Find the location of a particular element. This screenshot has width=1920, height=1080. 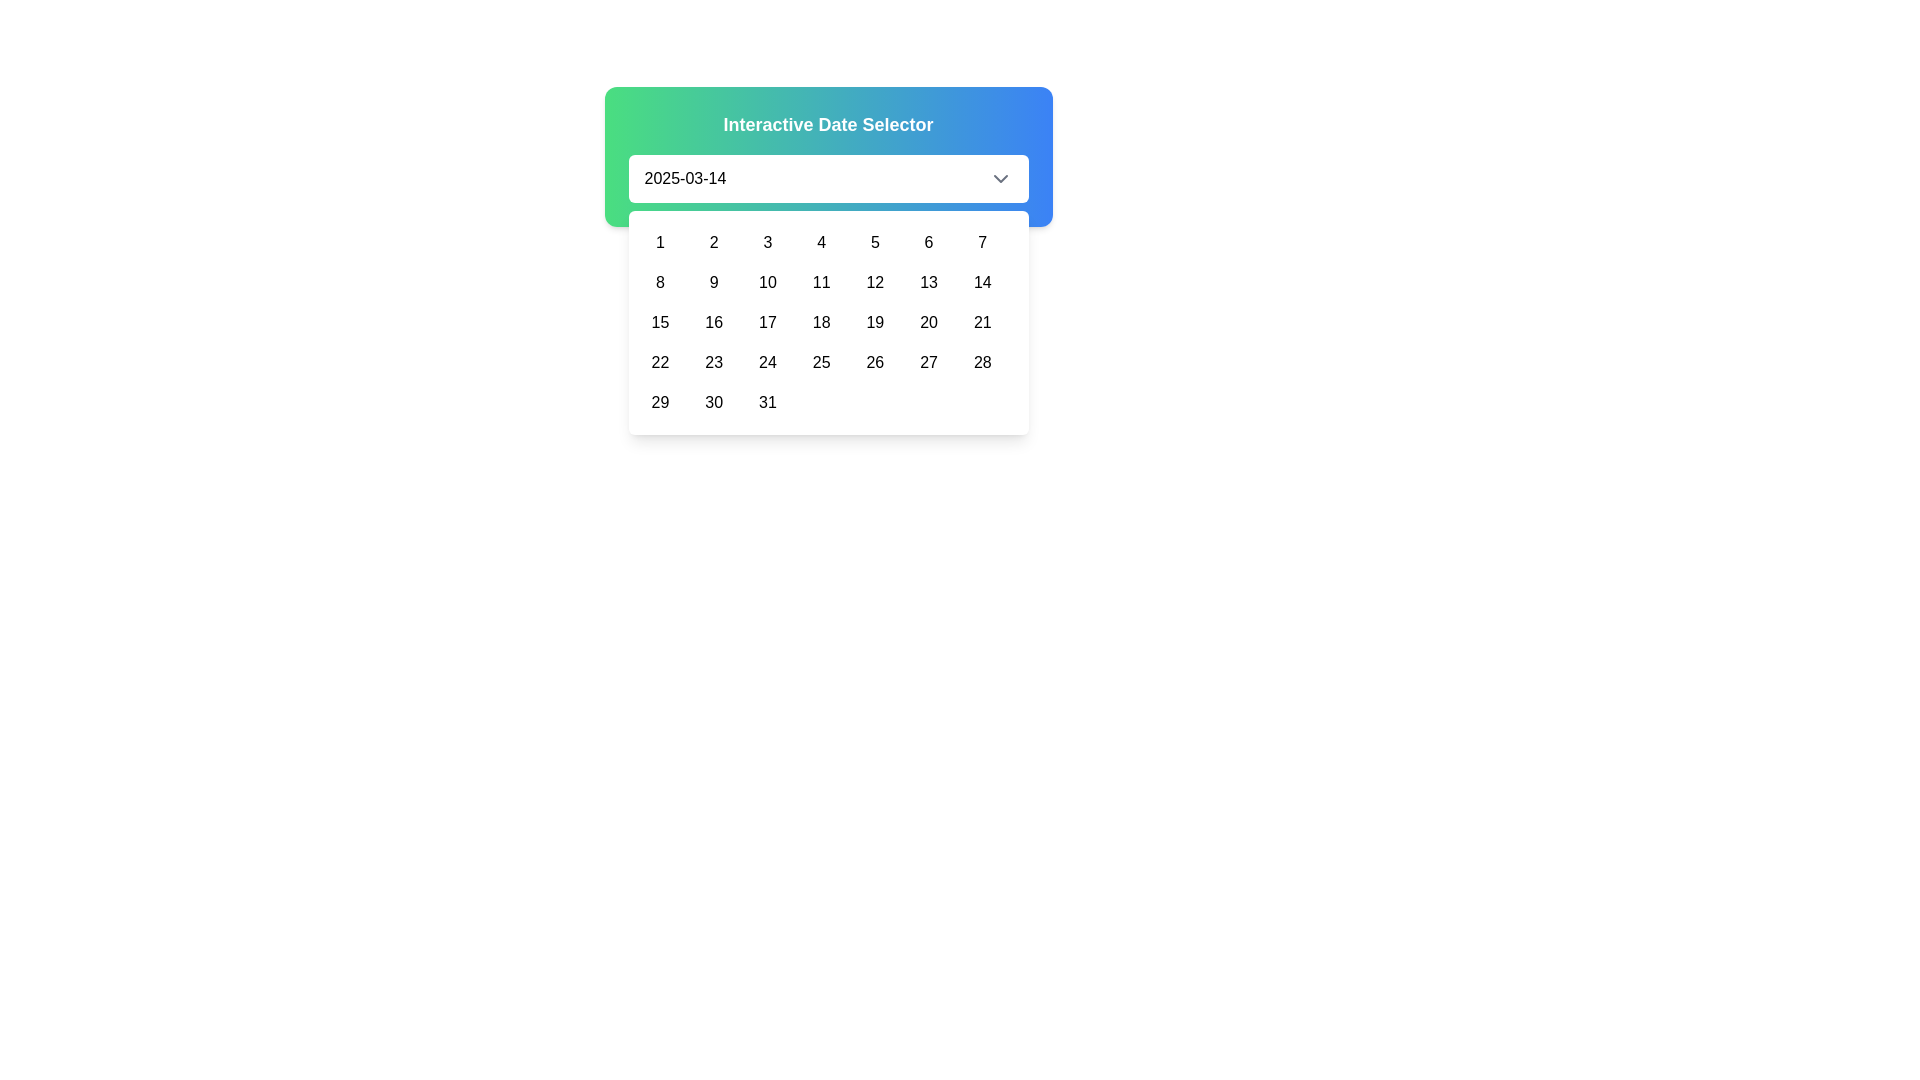

a day in the Calendar Grid located below the 'Interactive Date Selector' is located at coordinates (828, 322).